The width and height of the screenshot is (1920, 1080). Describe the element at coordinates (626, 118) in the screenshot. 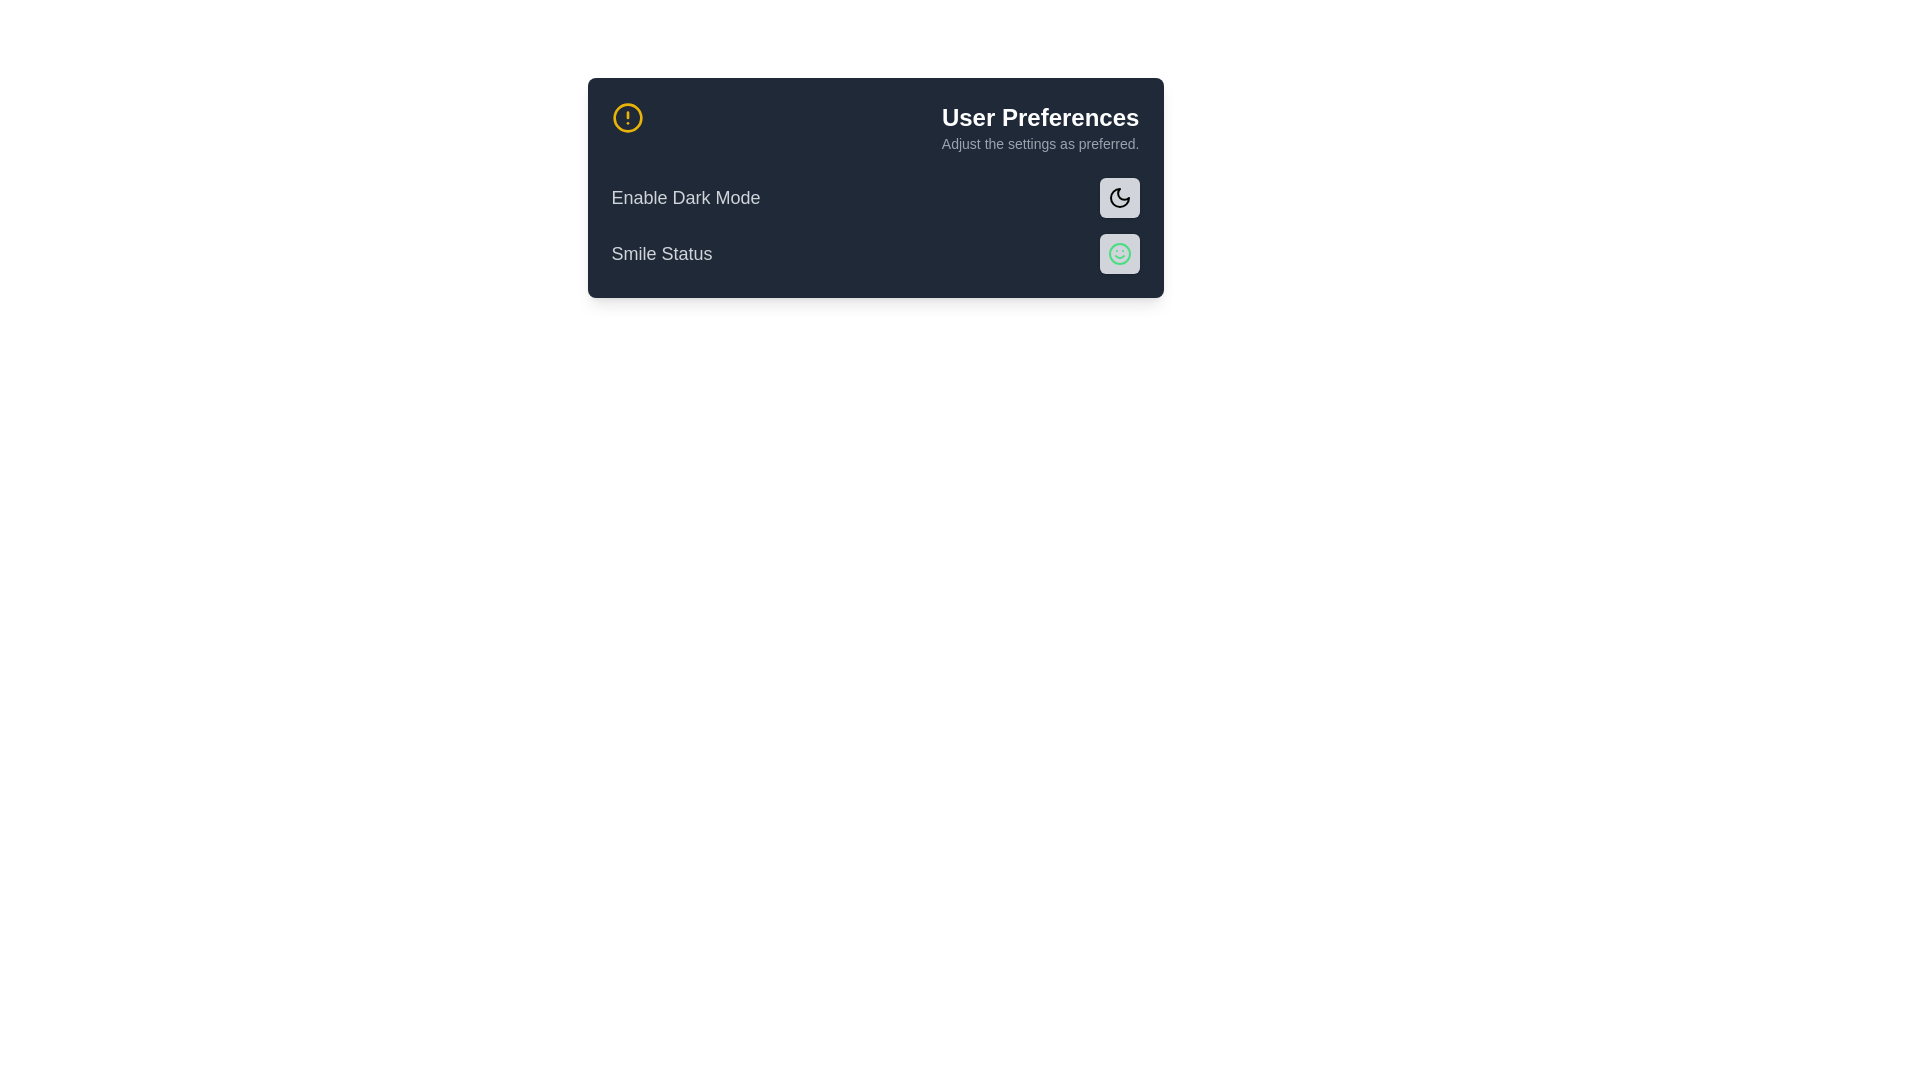

I see `the circular icon with a yellow outline and an exclamation mark, located to the far-left of the 'User Preferences' header area` at that location.